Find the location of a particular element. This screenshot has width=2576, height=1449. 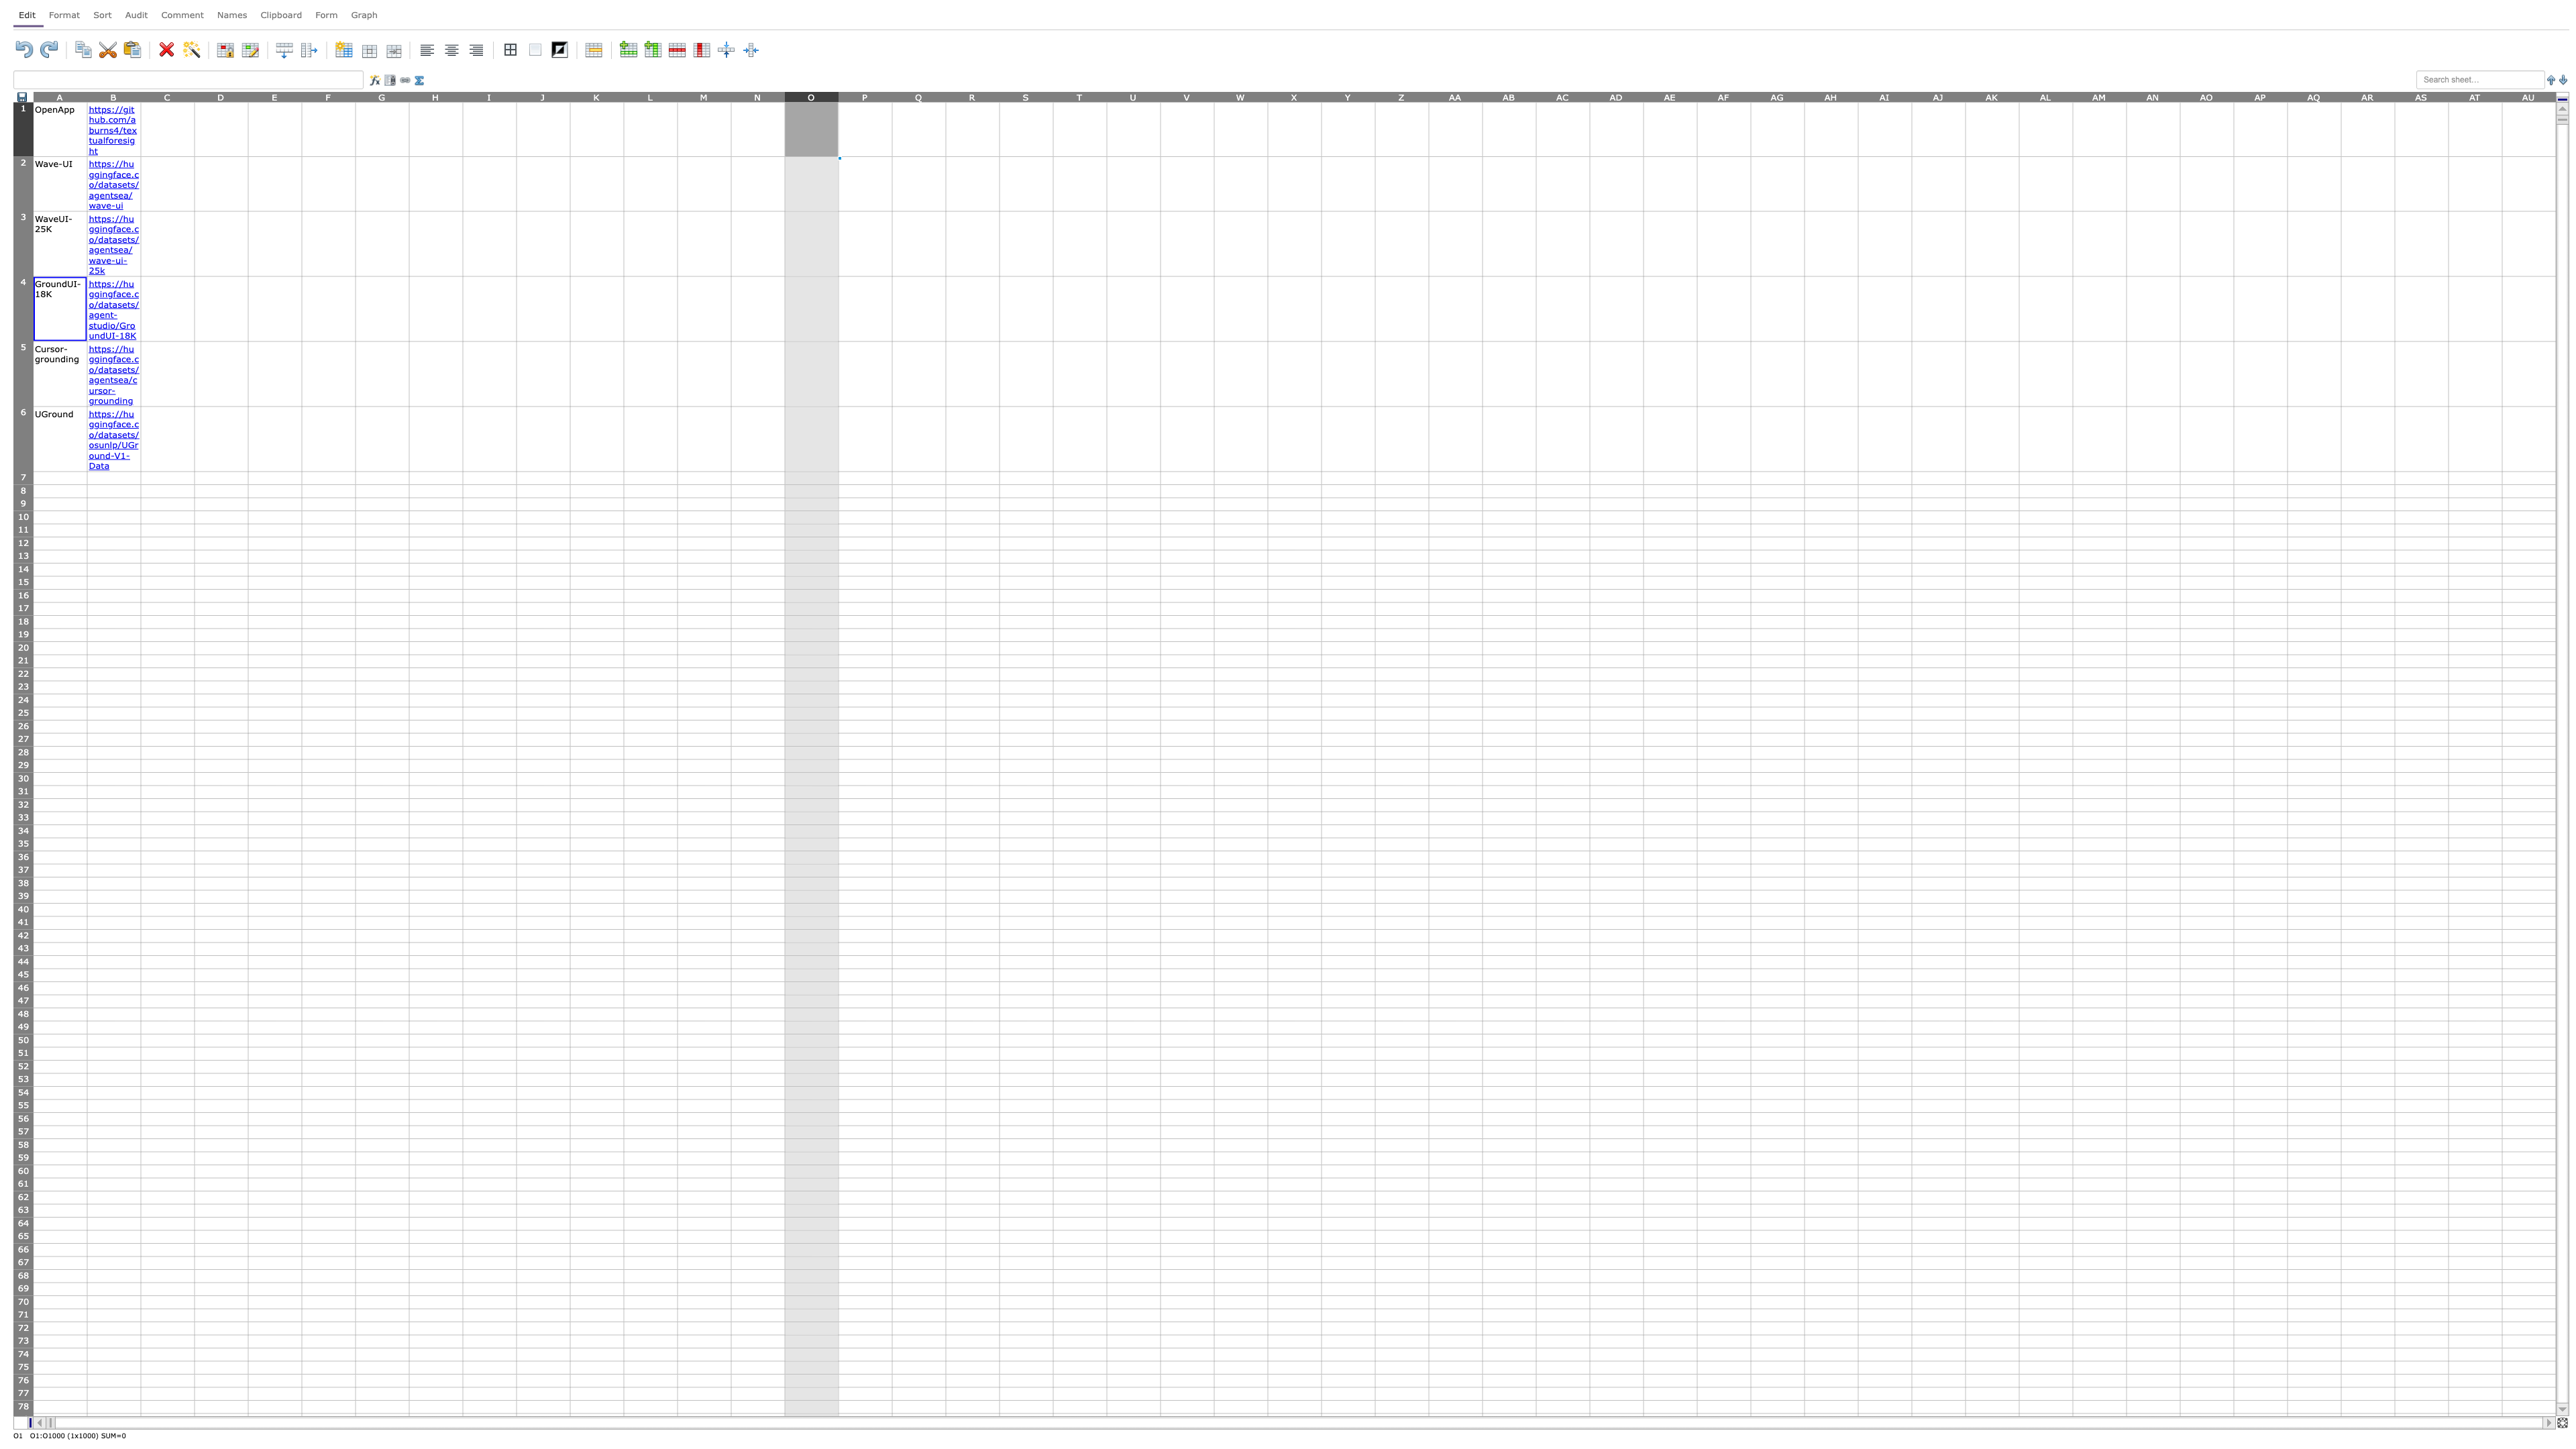

Activate entire column R is located at coordinates (972, 95).